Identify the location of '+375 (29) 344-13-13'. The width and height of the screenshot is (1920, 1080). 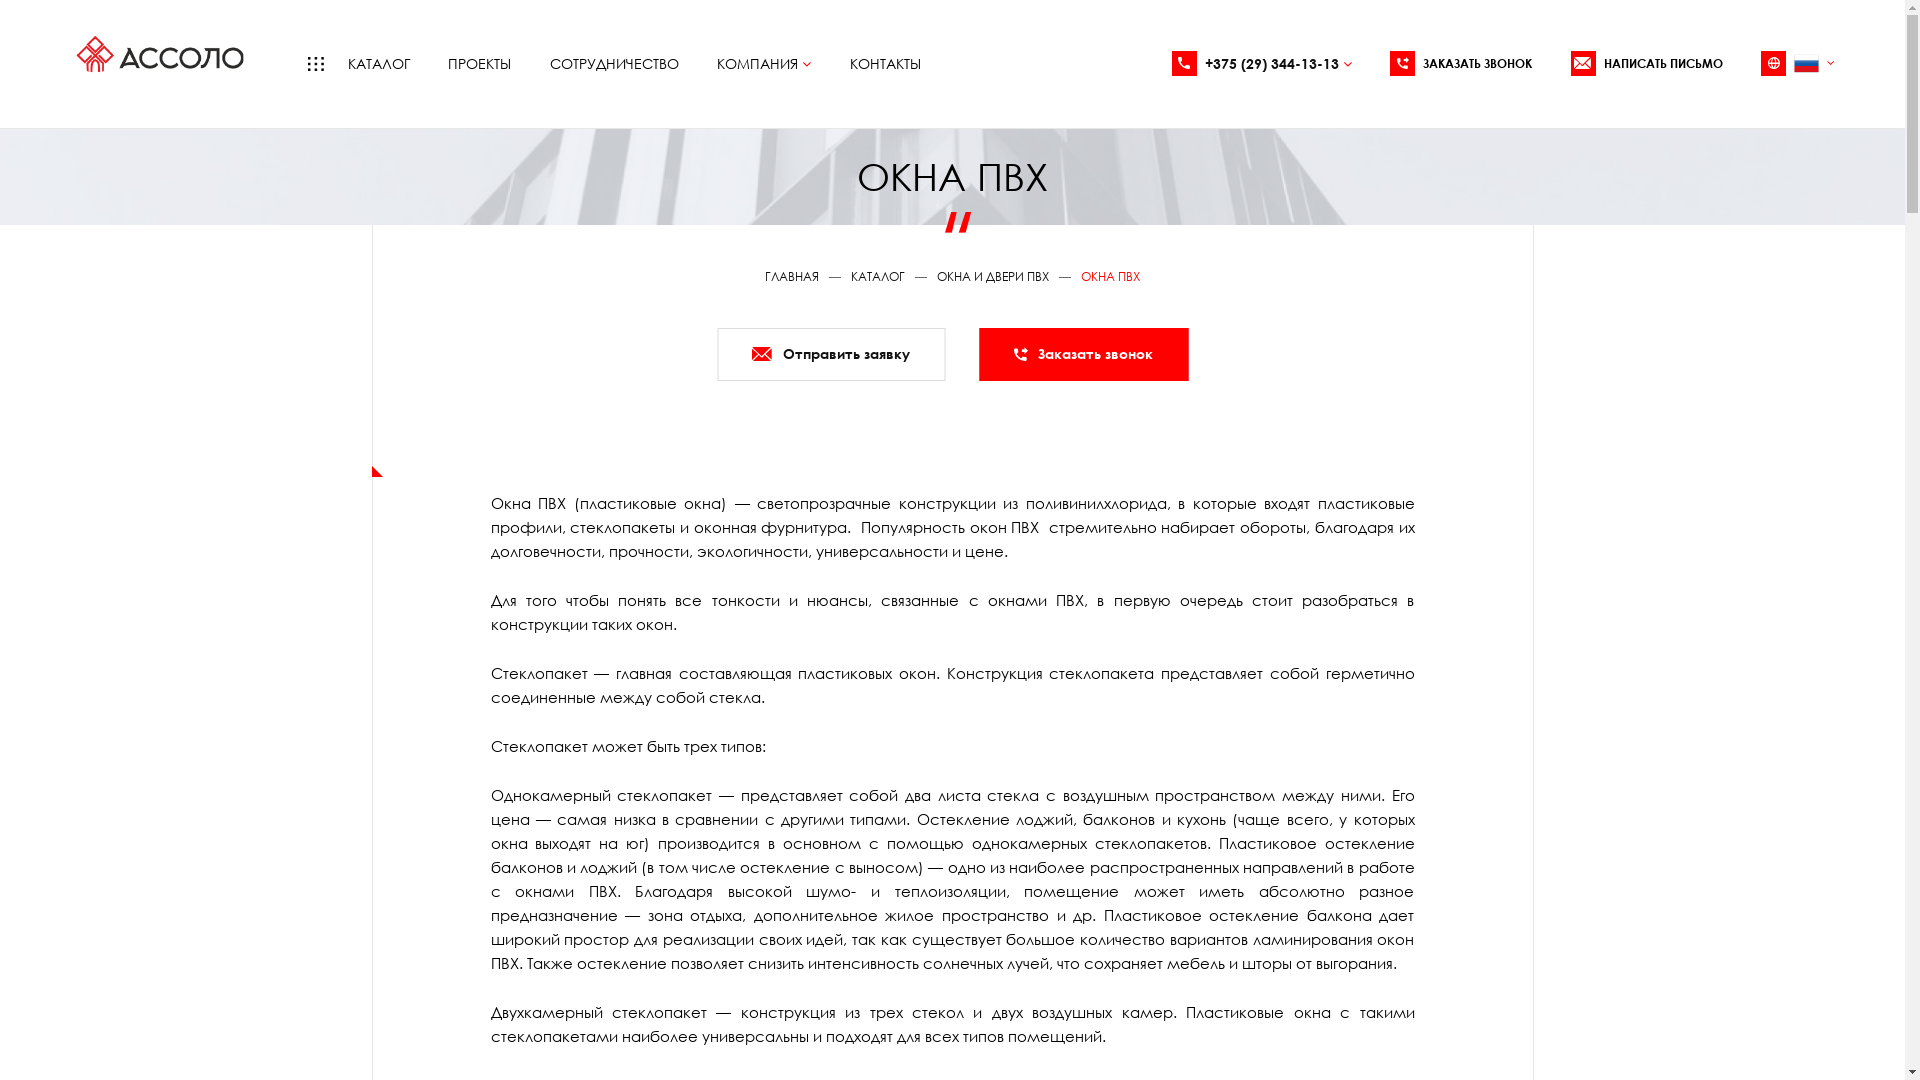
(1261, 62).